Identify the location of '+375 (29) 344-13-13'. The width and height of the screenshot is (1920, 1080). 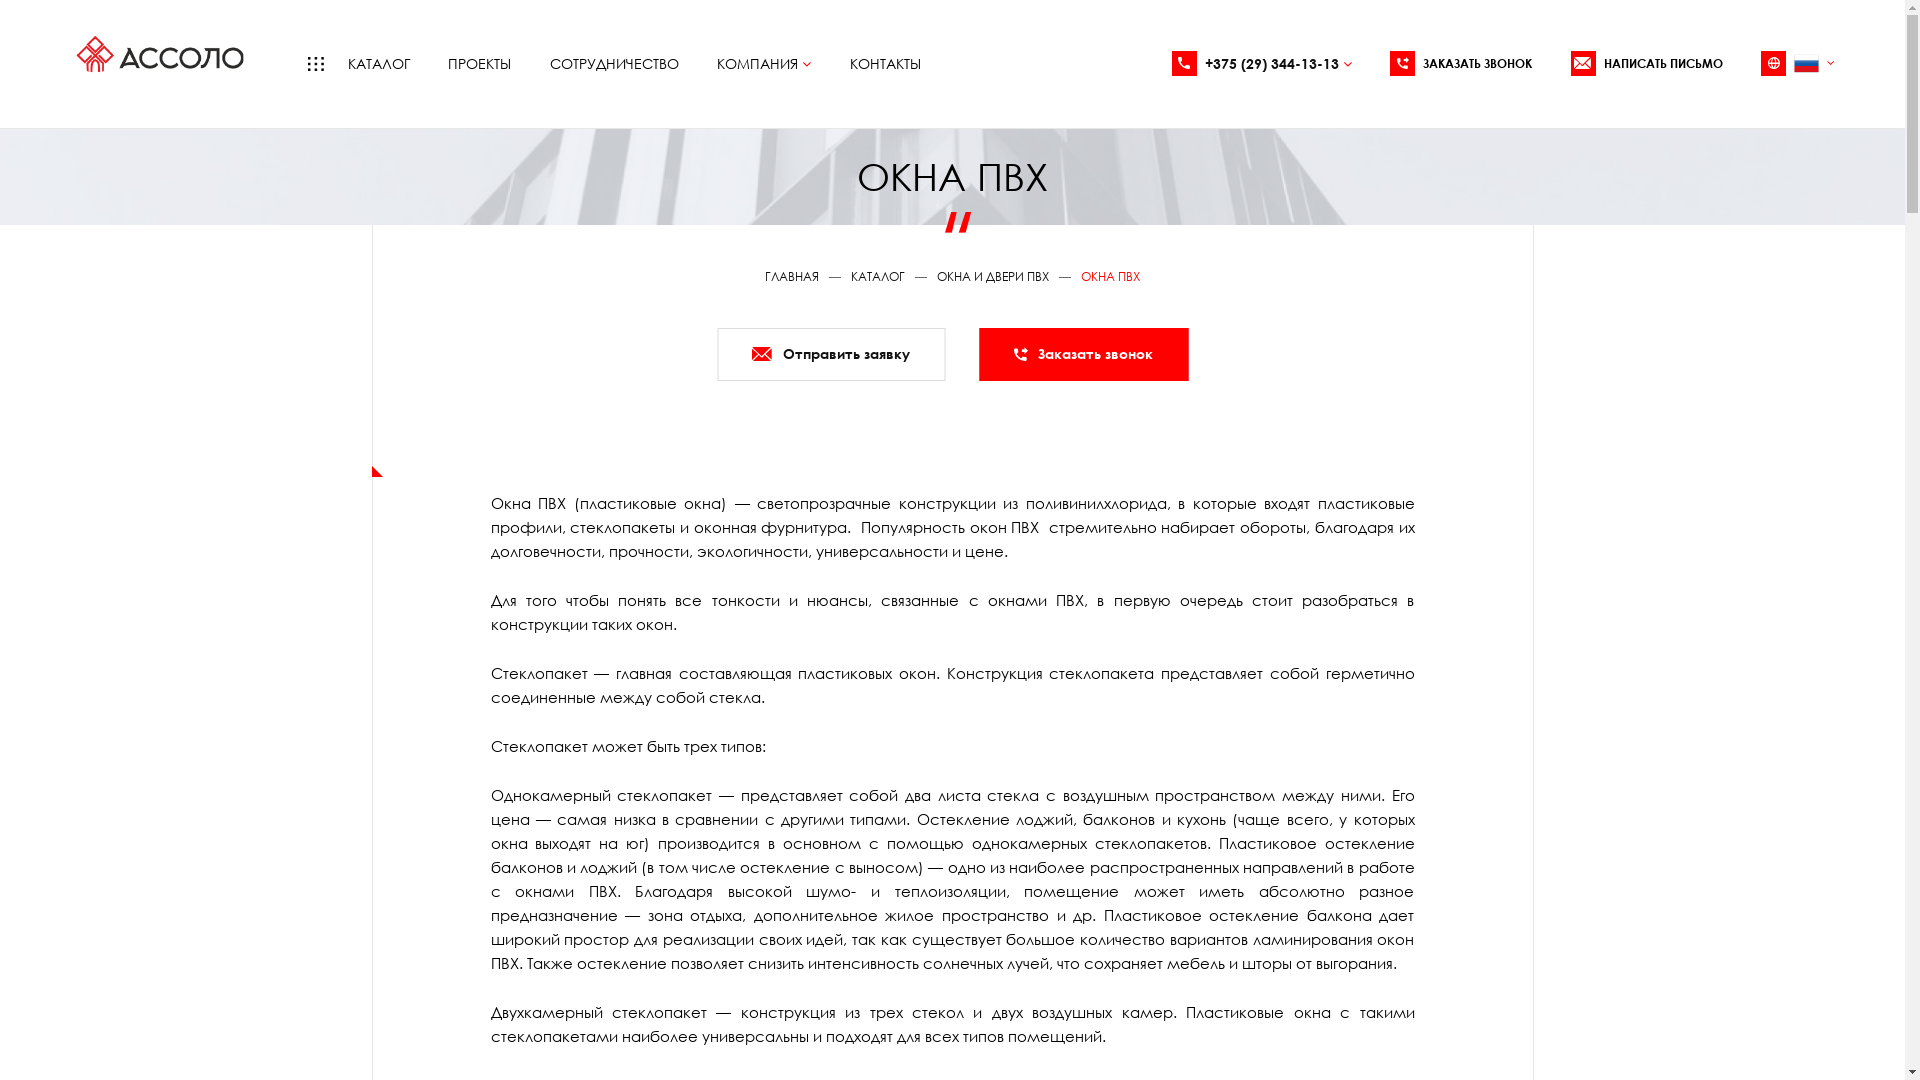
(1261, 62).